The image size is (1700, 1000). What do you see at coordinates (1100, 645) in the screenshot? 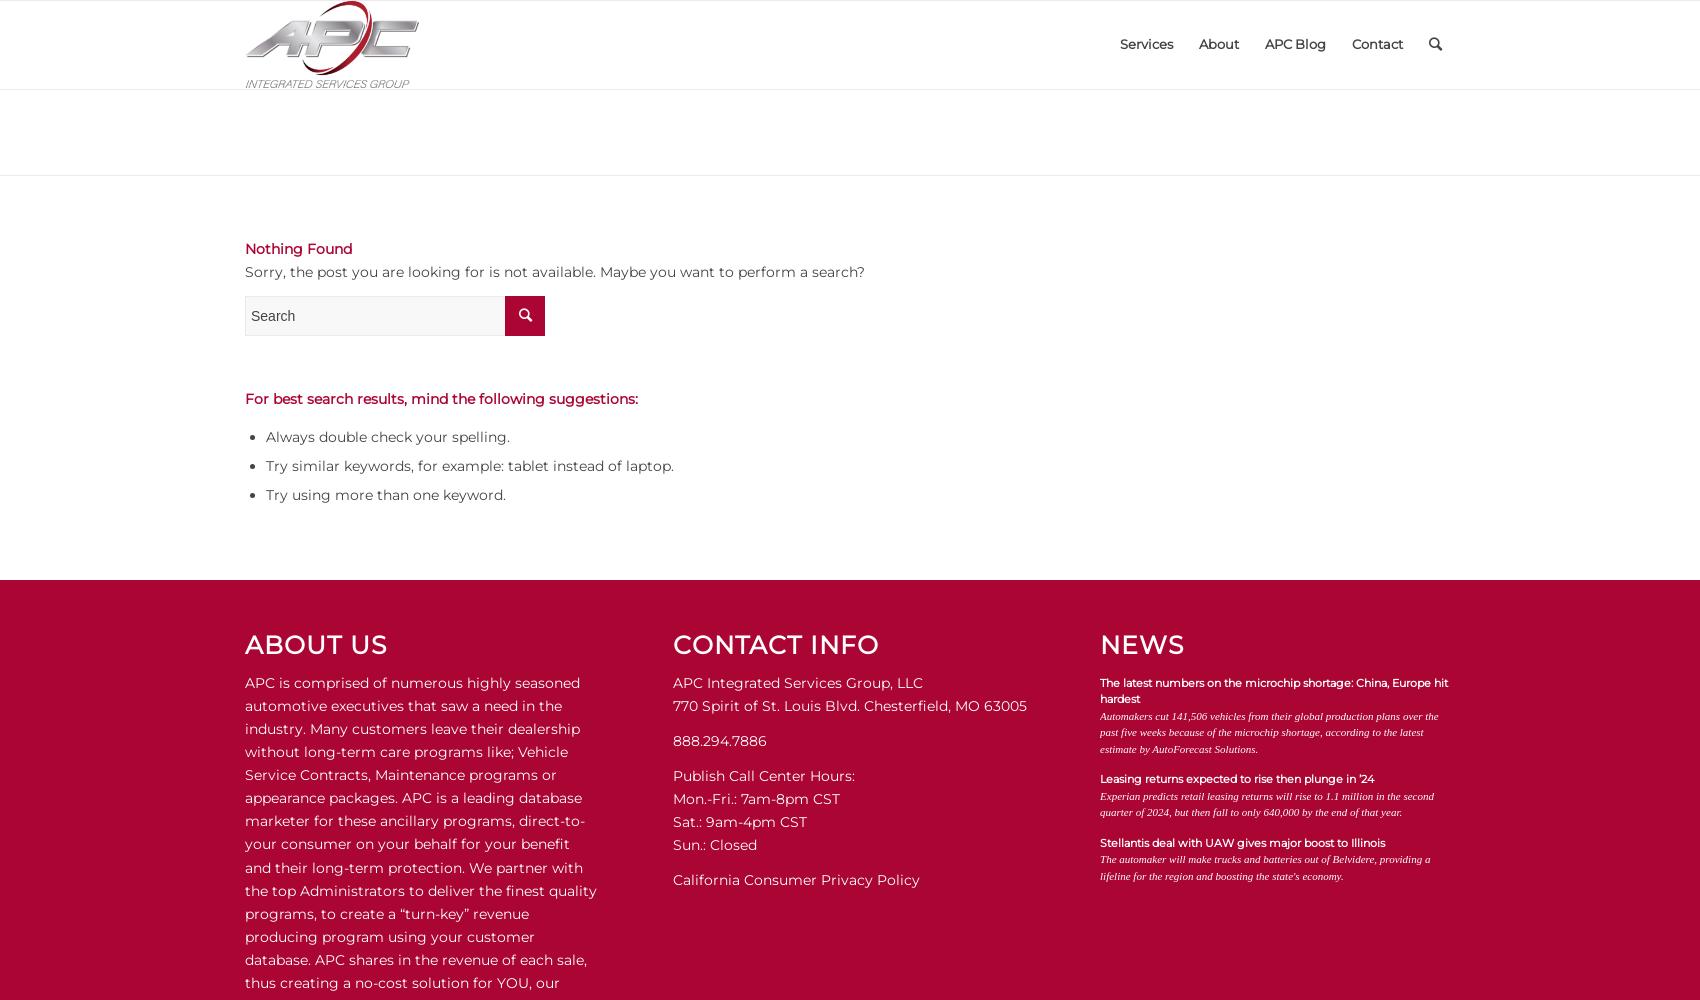
I see `'News'` at bounding box center [1100, 645].